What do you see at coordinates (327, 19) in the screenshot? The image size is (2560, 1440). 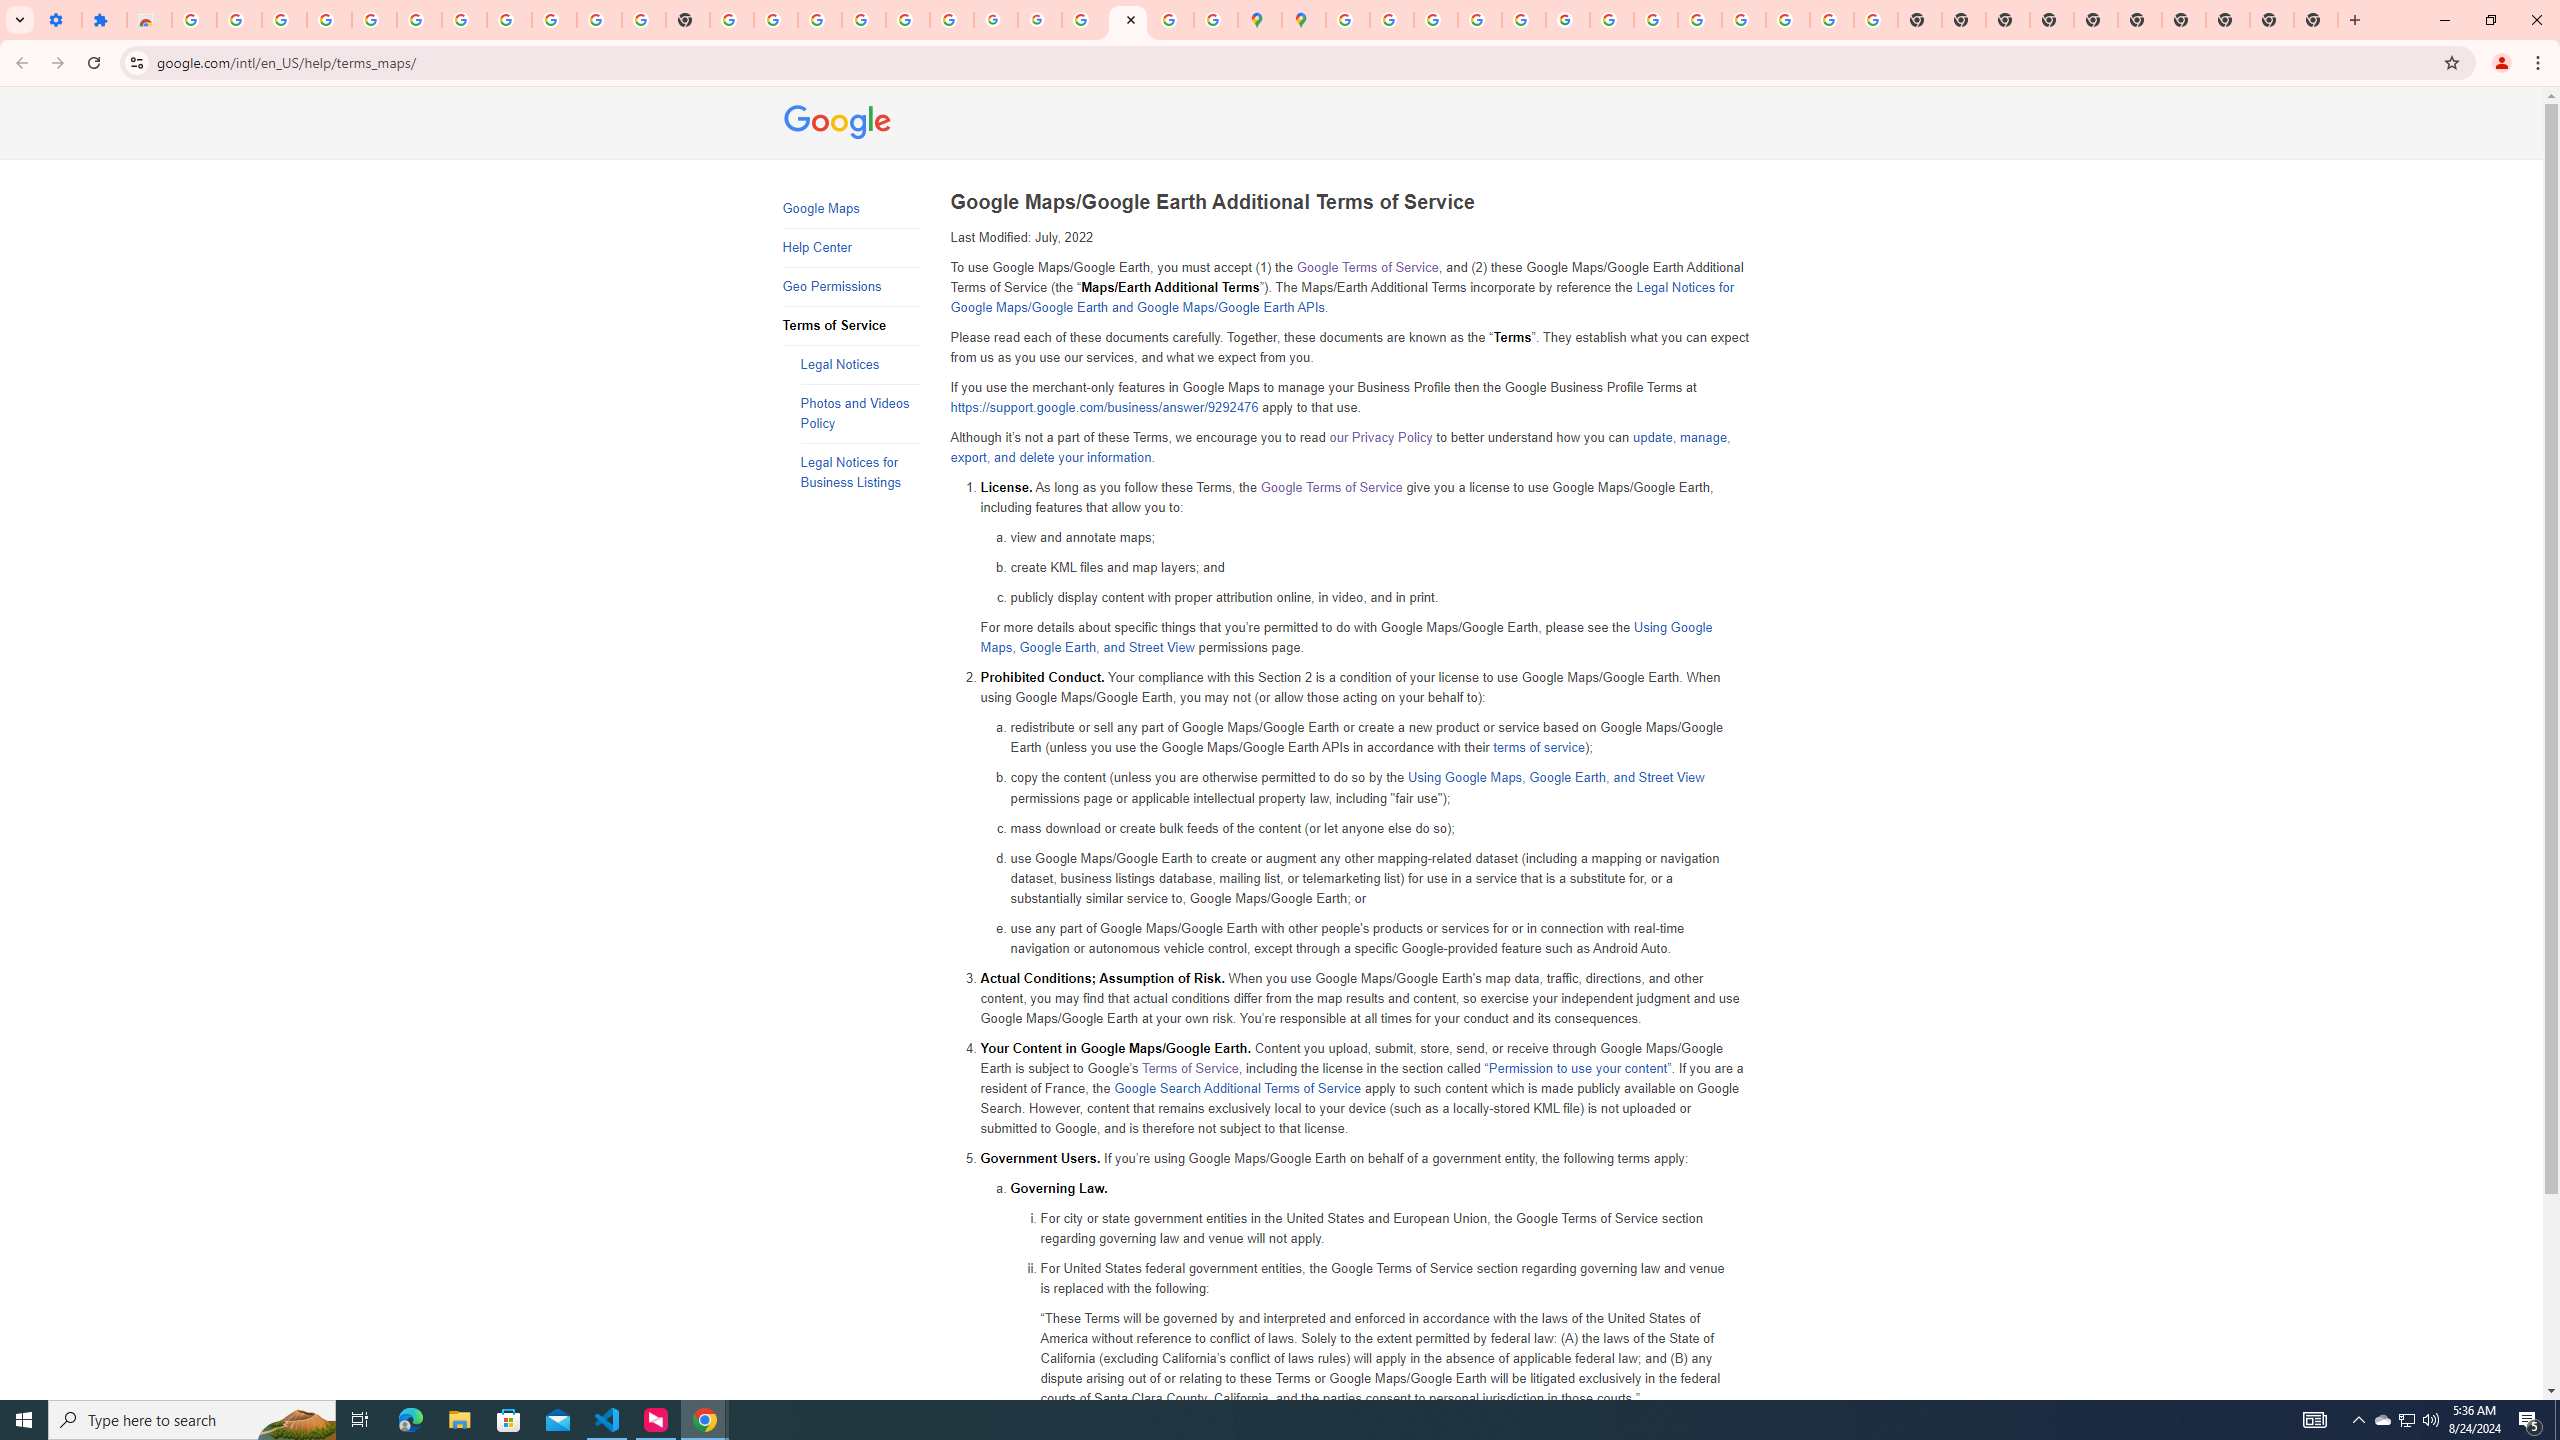 I see `'Delete photos & videos - Computer - Google Photos Help'` at bounding box center [327, 19].